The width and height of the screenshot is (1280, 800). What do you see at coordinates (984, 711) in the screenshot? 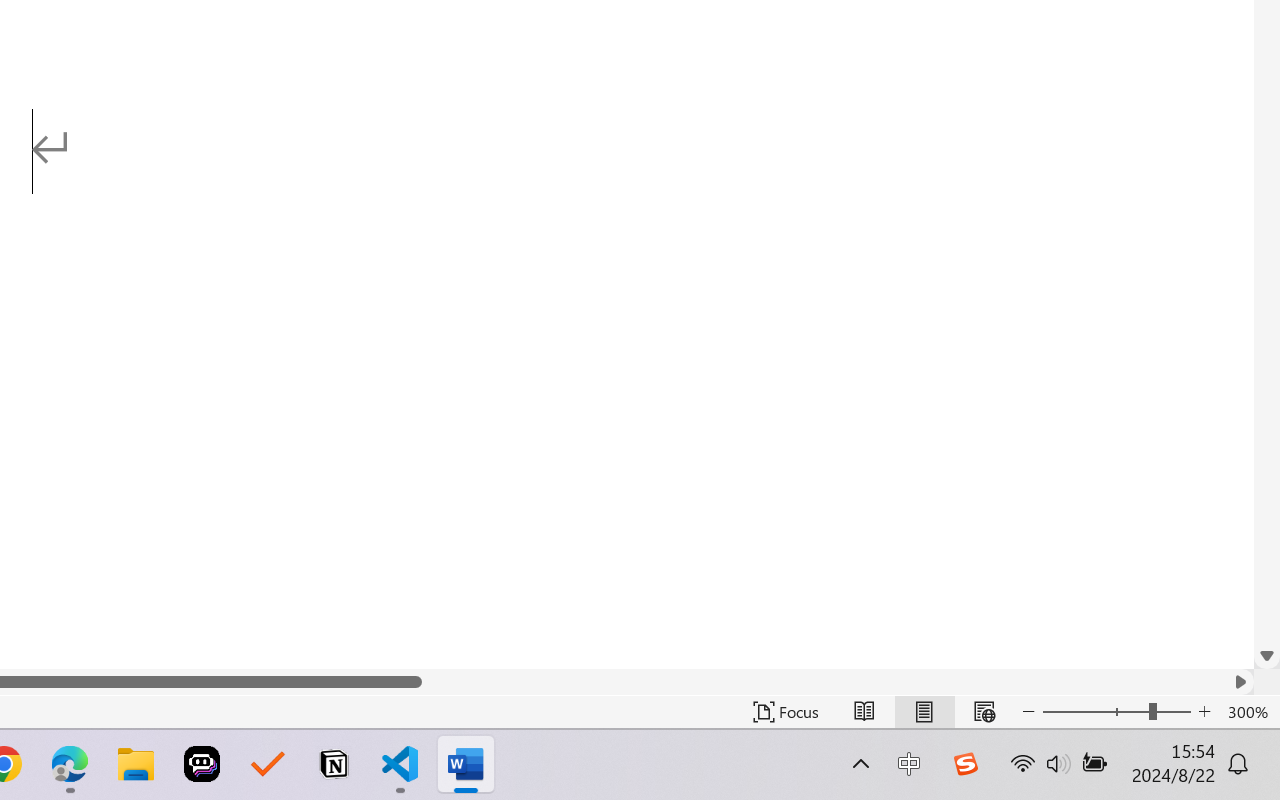
I see `'Web Layout'` at bounding box center [984, 711].